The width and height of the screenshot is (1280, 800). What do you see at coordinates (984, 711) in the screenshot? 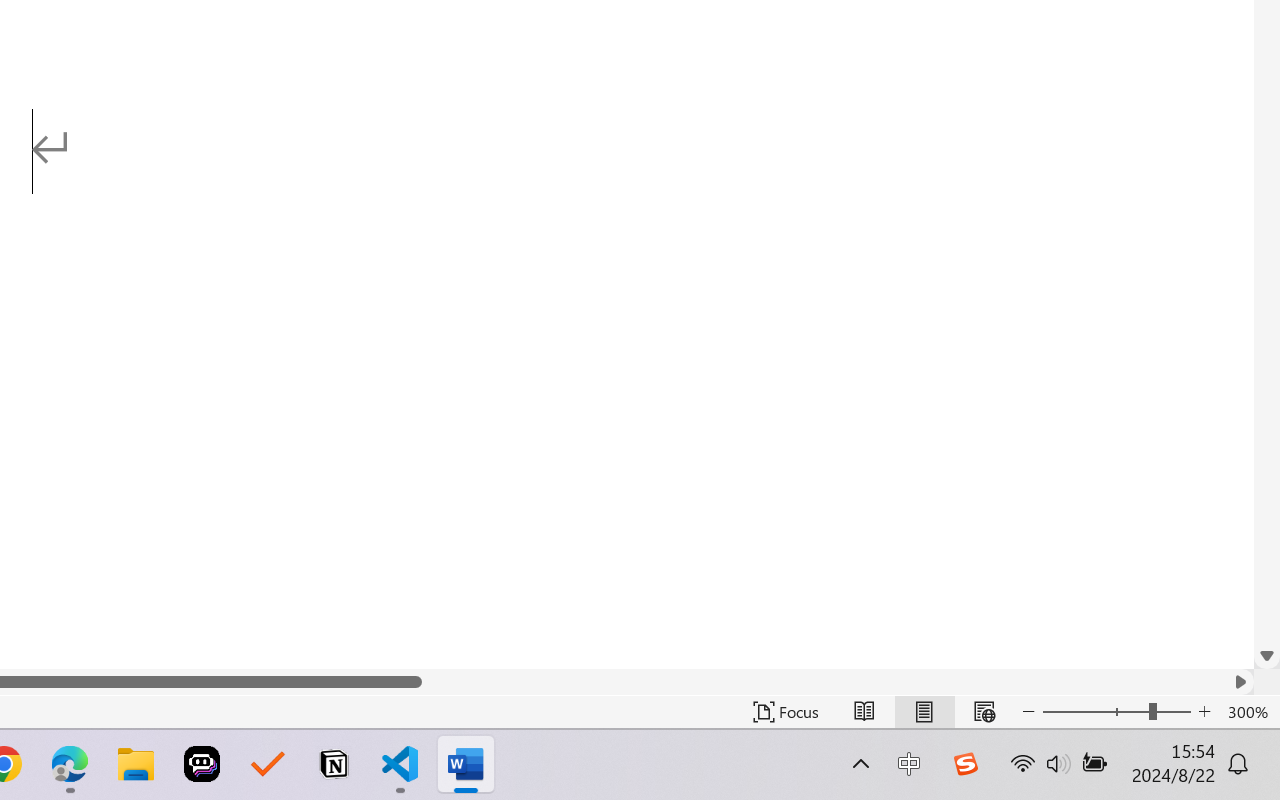
I see `'Web Layout'` at bounding box center [984, 711].